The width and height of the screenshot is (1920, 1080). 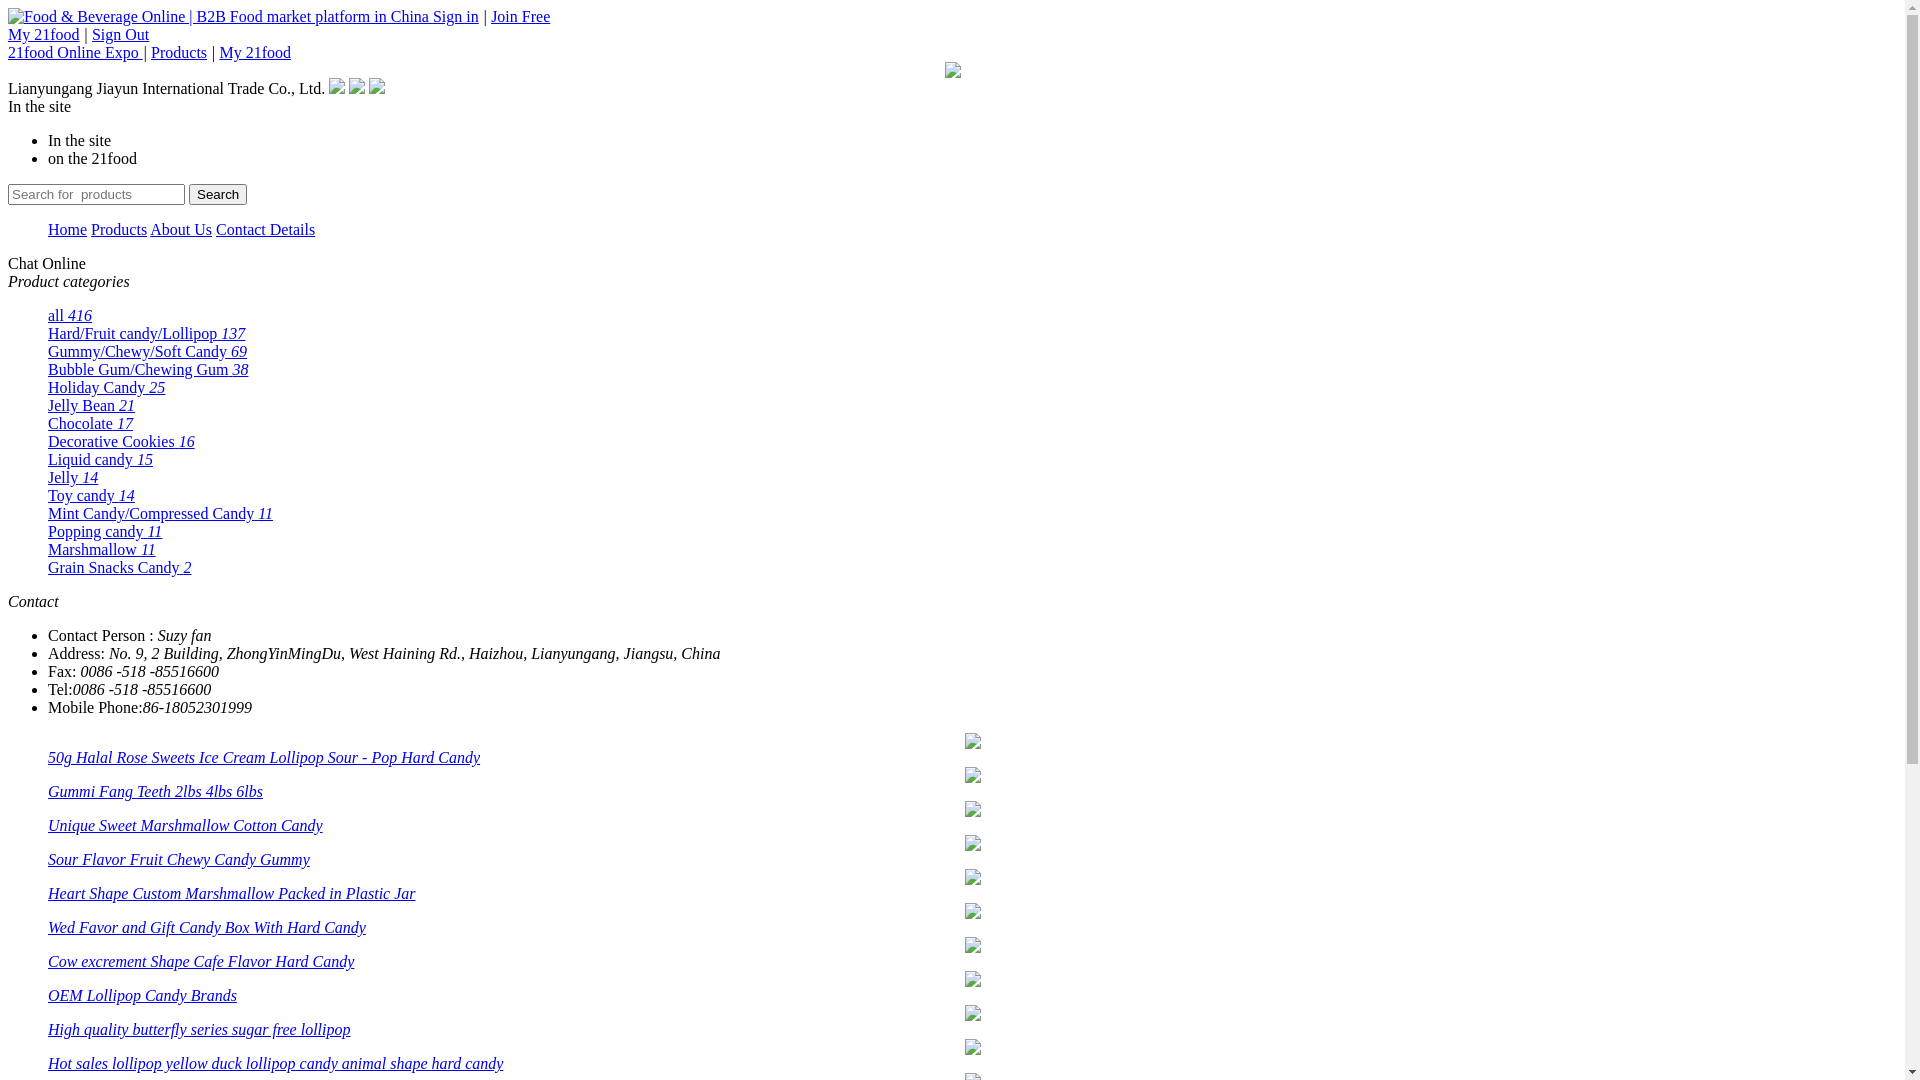 What do you see at coordinates (72, 477) in the screenshot?
I see `'Jelly 14'` at bounding box center [72, 477].